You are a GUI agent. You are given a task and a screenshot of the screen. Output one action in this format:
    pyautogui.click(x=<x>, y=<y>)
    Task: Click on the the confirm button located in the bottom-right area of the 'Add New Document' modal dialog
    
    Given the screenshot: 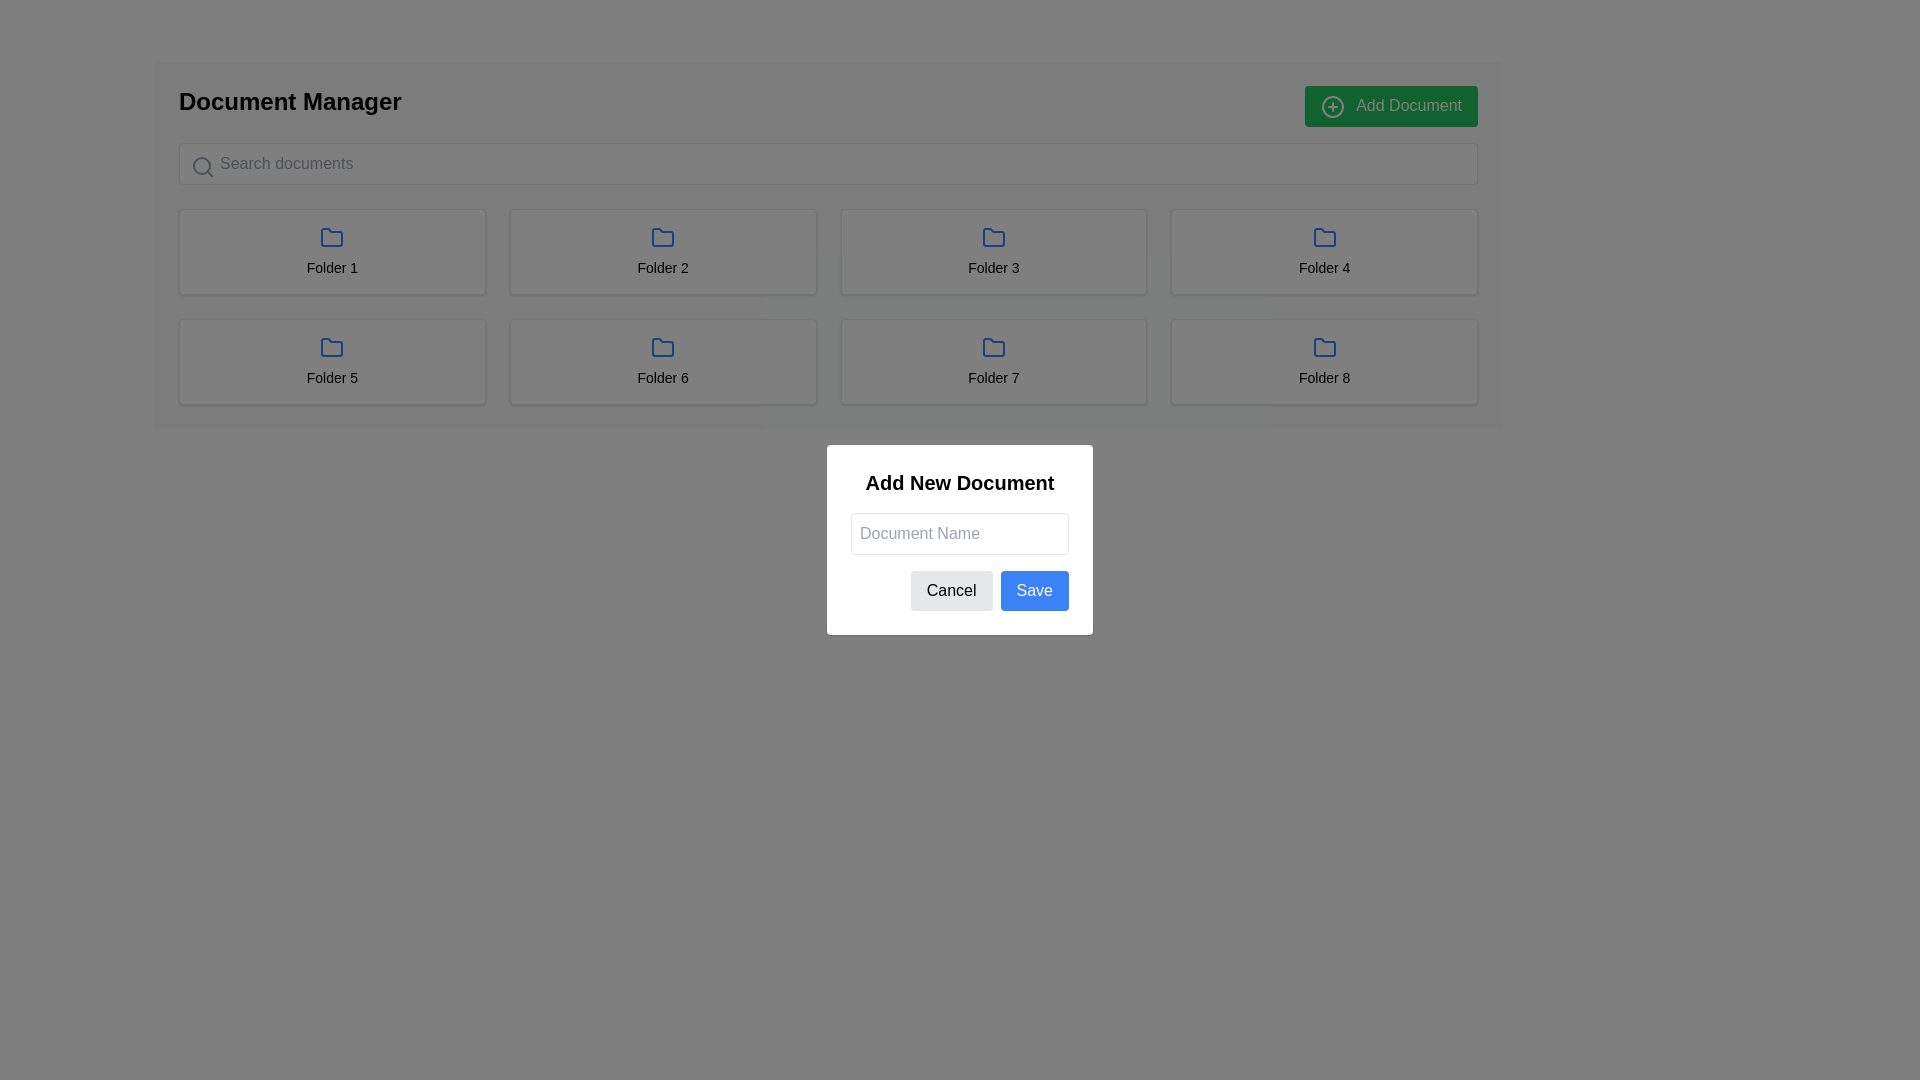 What is the action you would take?
    pyautogui.click(x=1034, y=589)
    